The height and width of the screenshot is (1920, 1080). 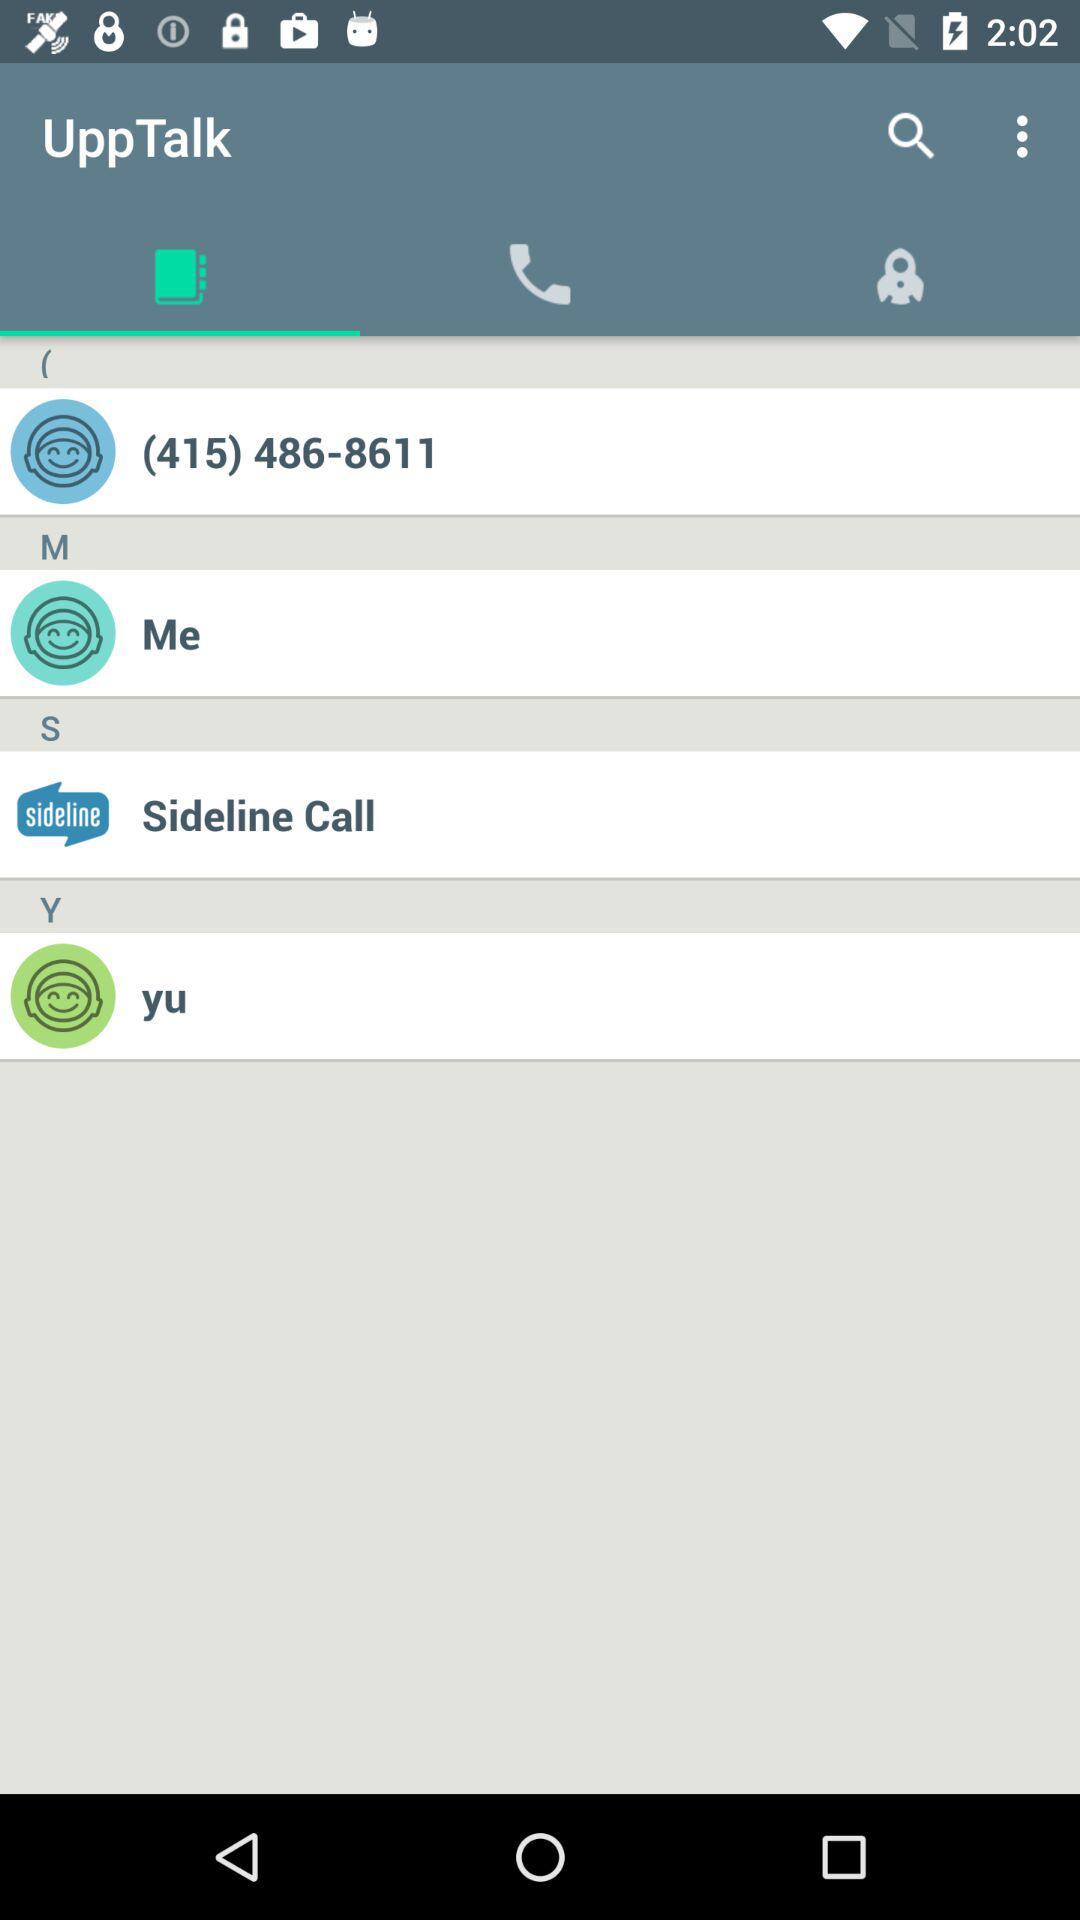 What do you see at coordinates (609, 632) in the screenshot?
I see `item above sideline call item` at bounding box center [609, 632].